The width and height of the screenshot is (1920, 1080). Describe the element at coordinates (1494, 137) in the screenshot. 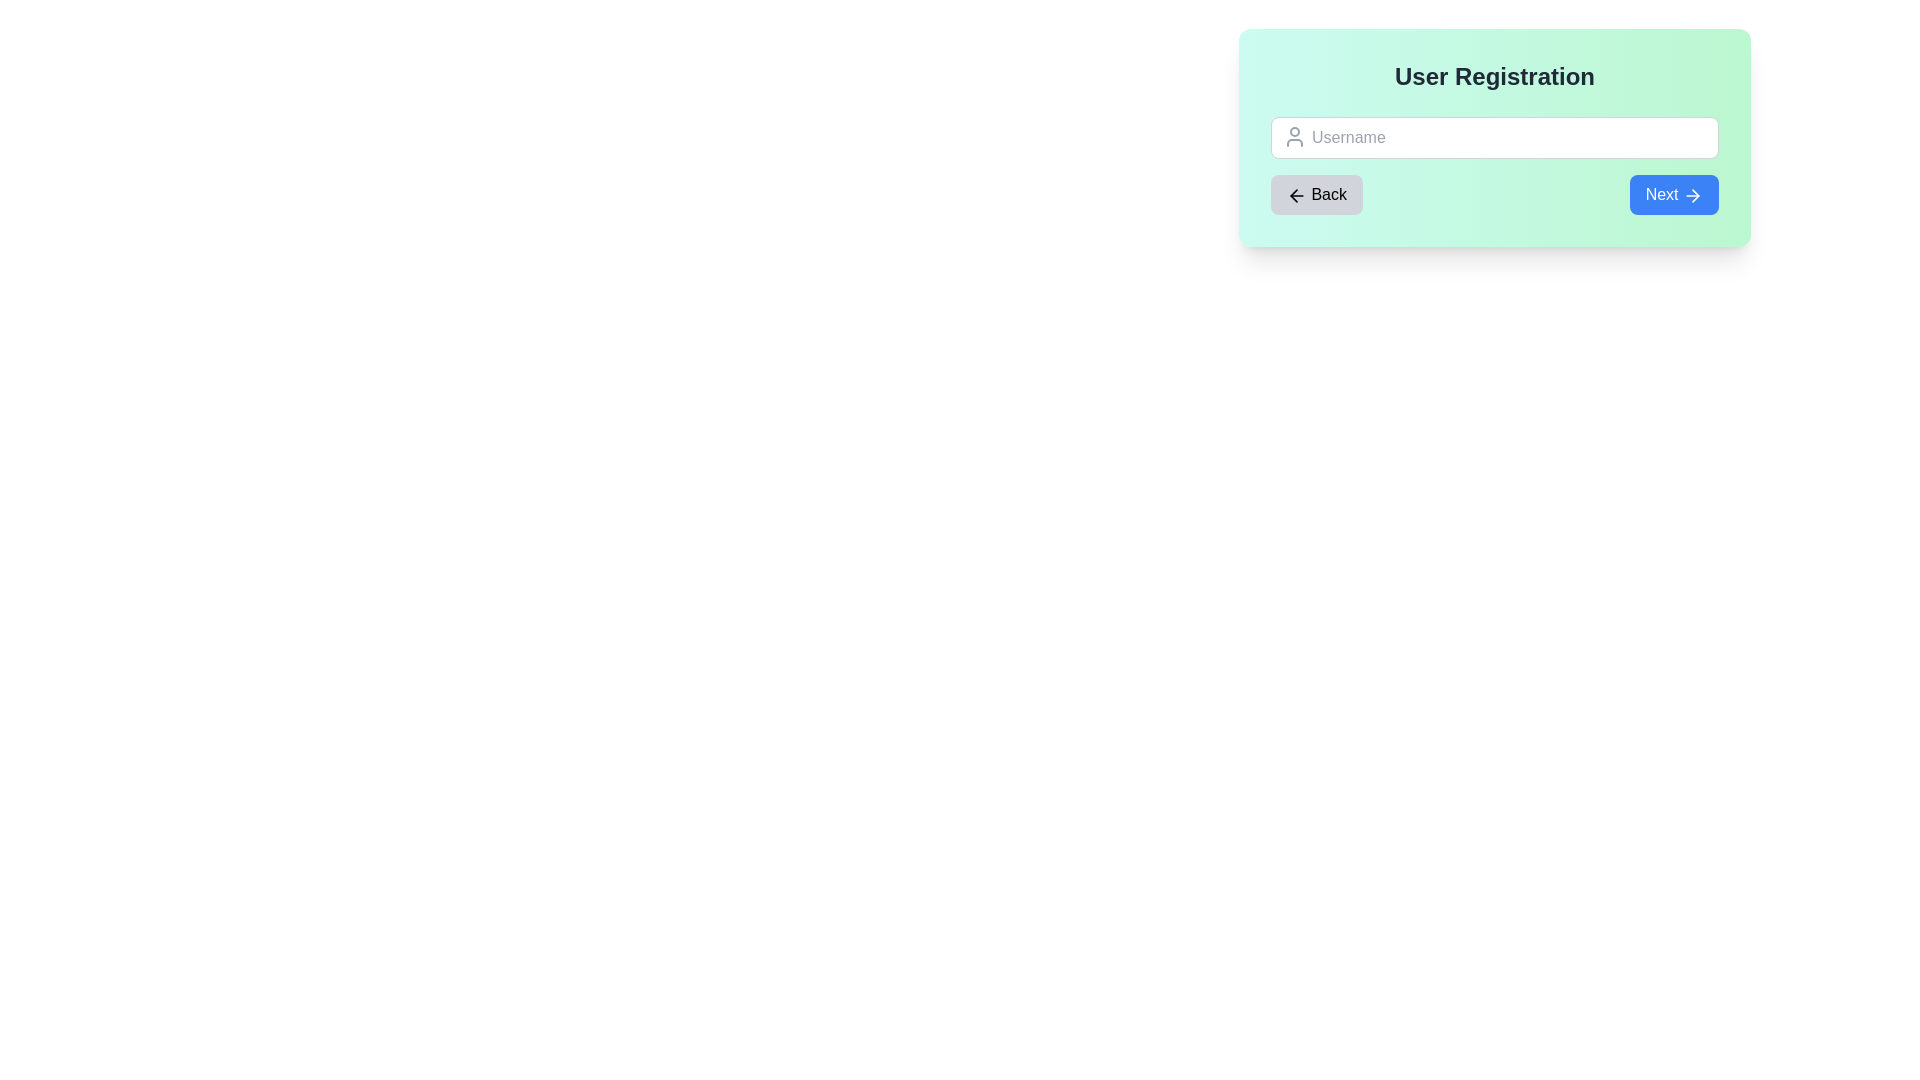

I see `the username input field located below the 'User Registration' title` at that location.